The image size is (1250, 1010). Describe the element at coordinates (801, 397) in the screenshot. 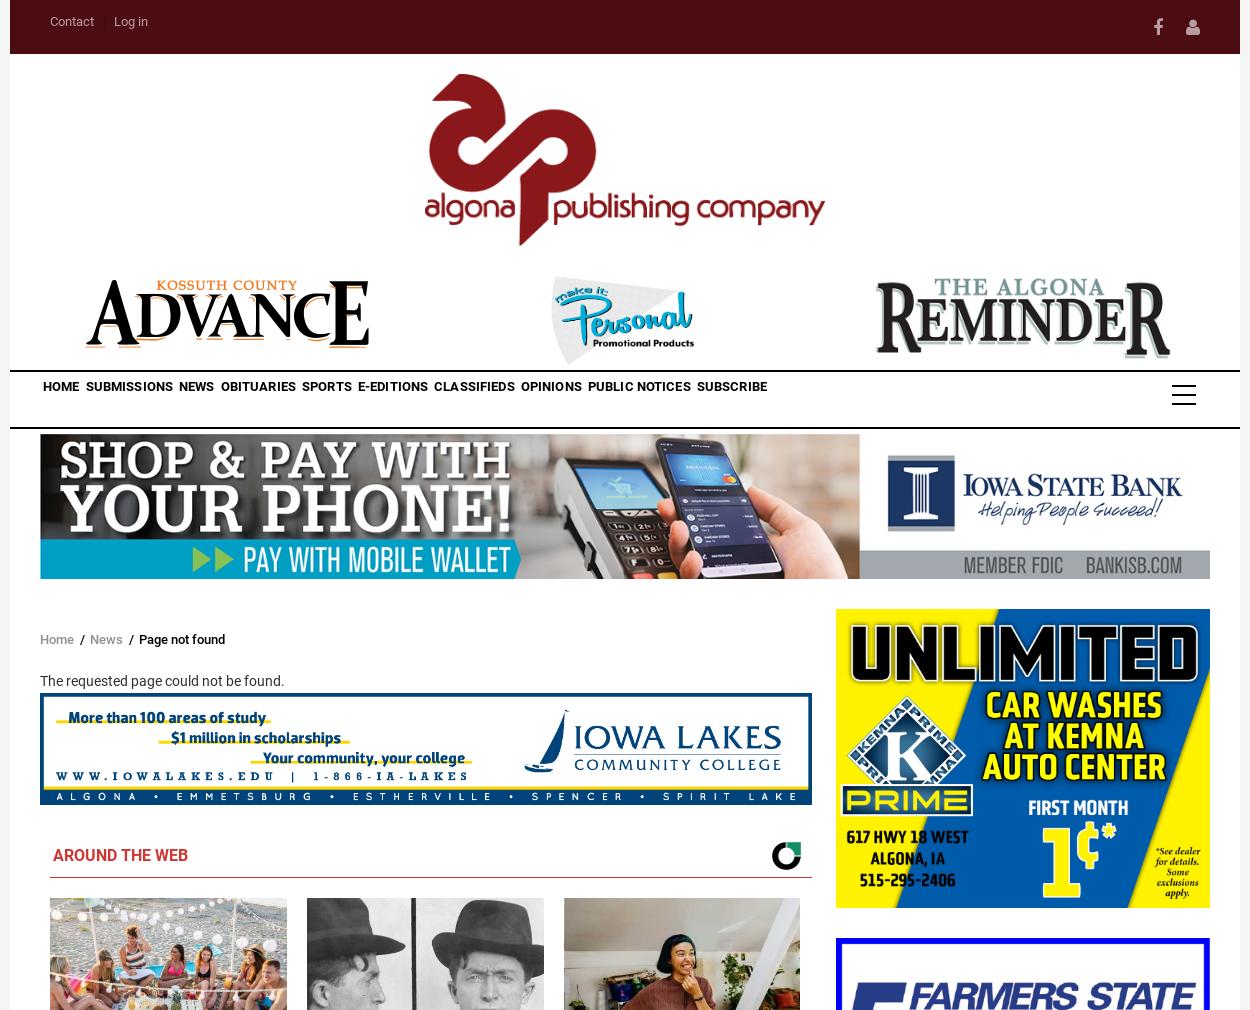

I see `'Public Notices'` at that location.